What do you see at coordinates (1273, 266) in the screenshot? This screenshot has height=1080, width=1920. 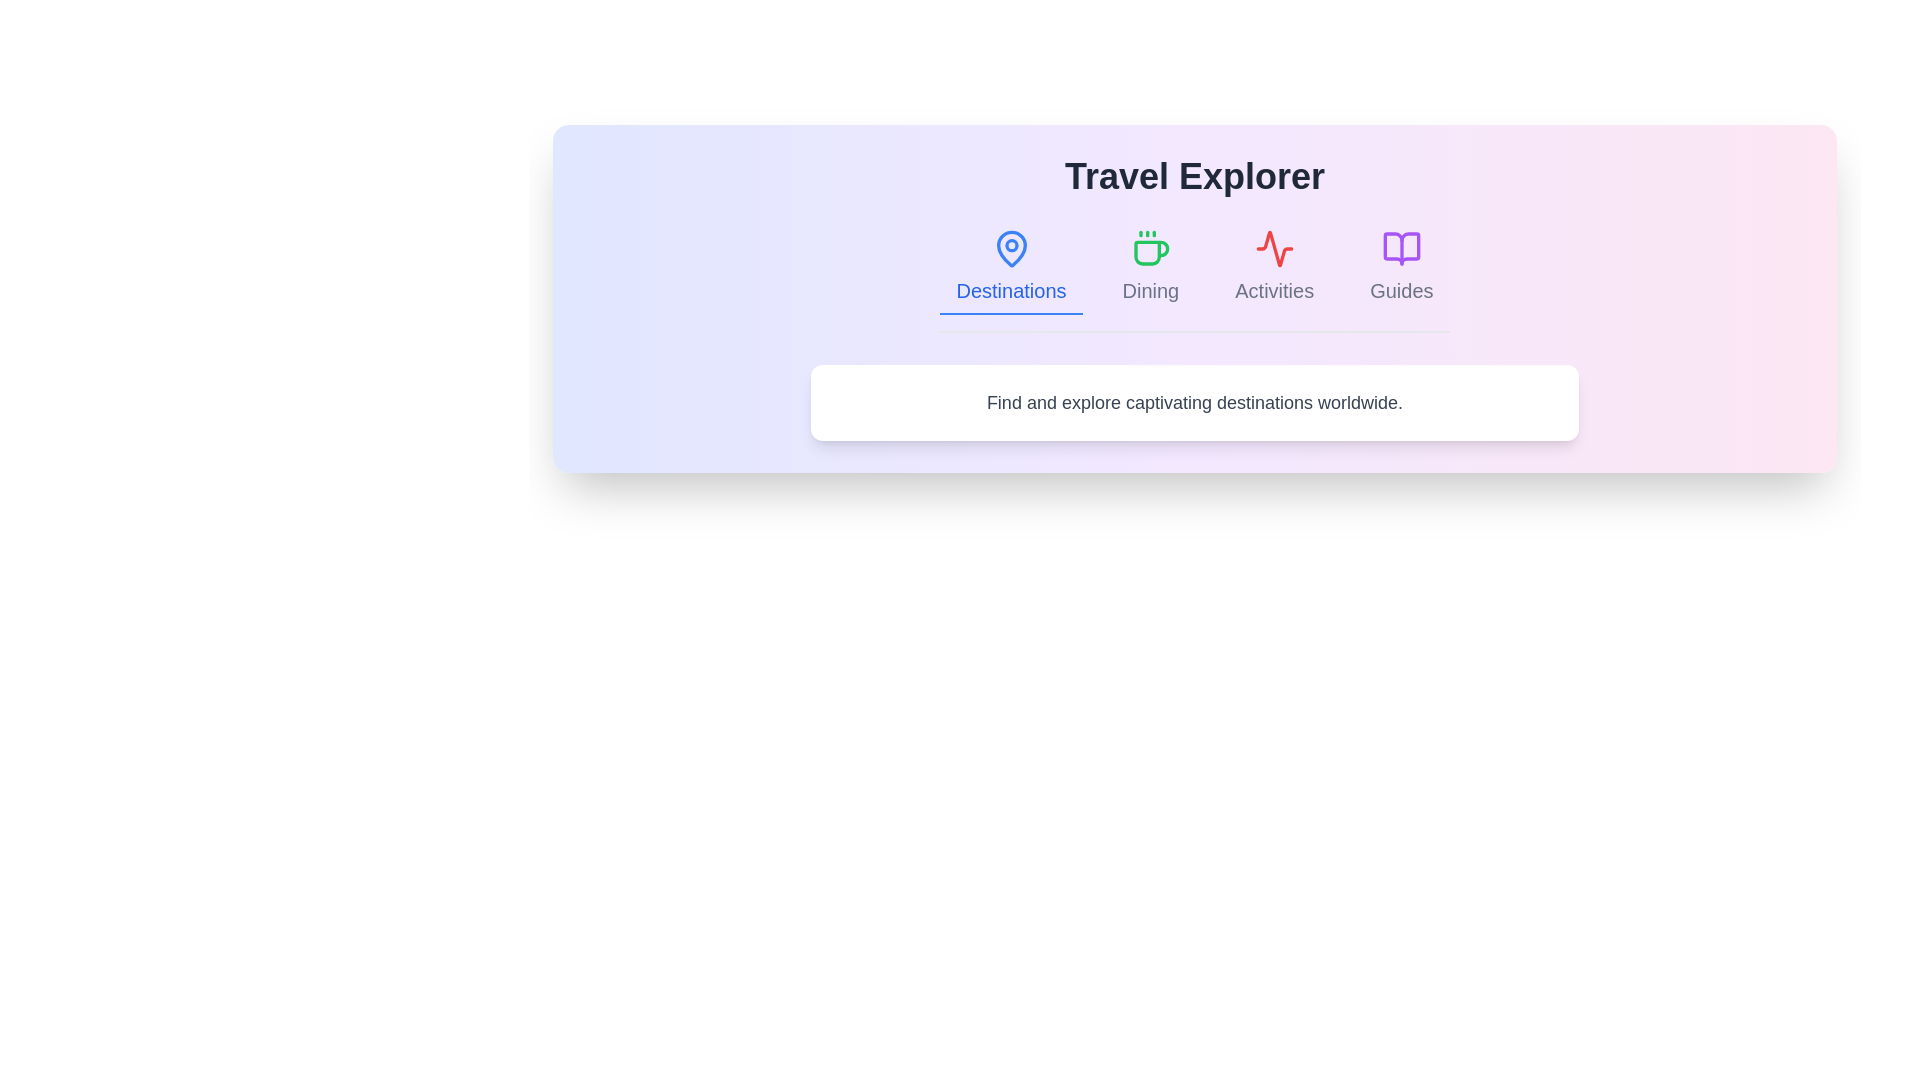 I see `the tab labeled Activities to view its content` at bounding box center [1273, 266].